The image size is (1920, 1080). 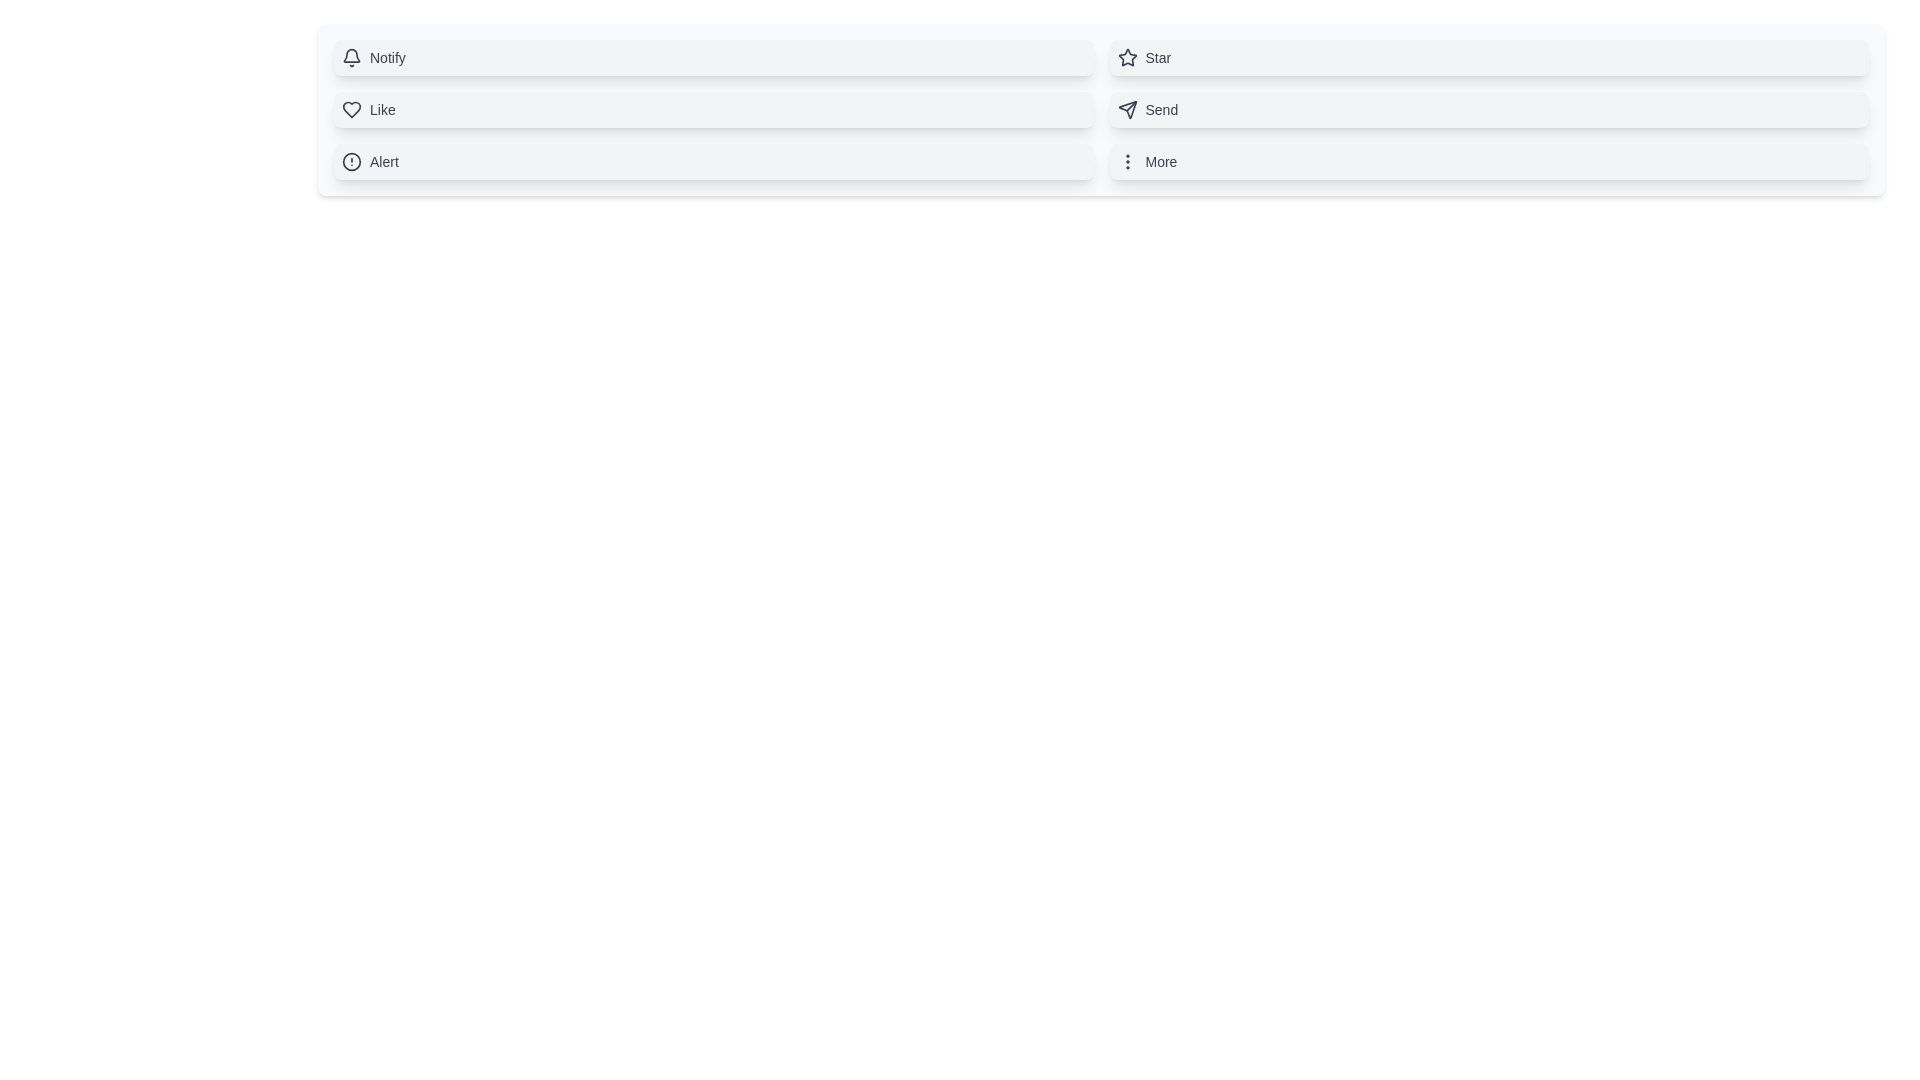 What do you see at coordinates (1158, 56) in the screenshot?
I see `the text label displaying 'Star' located beside a star icon in the top right section of the interface` at bounding box center [1158, 56].